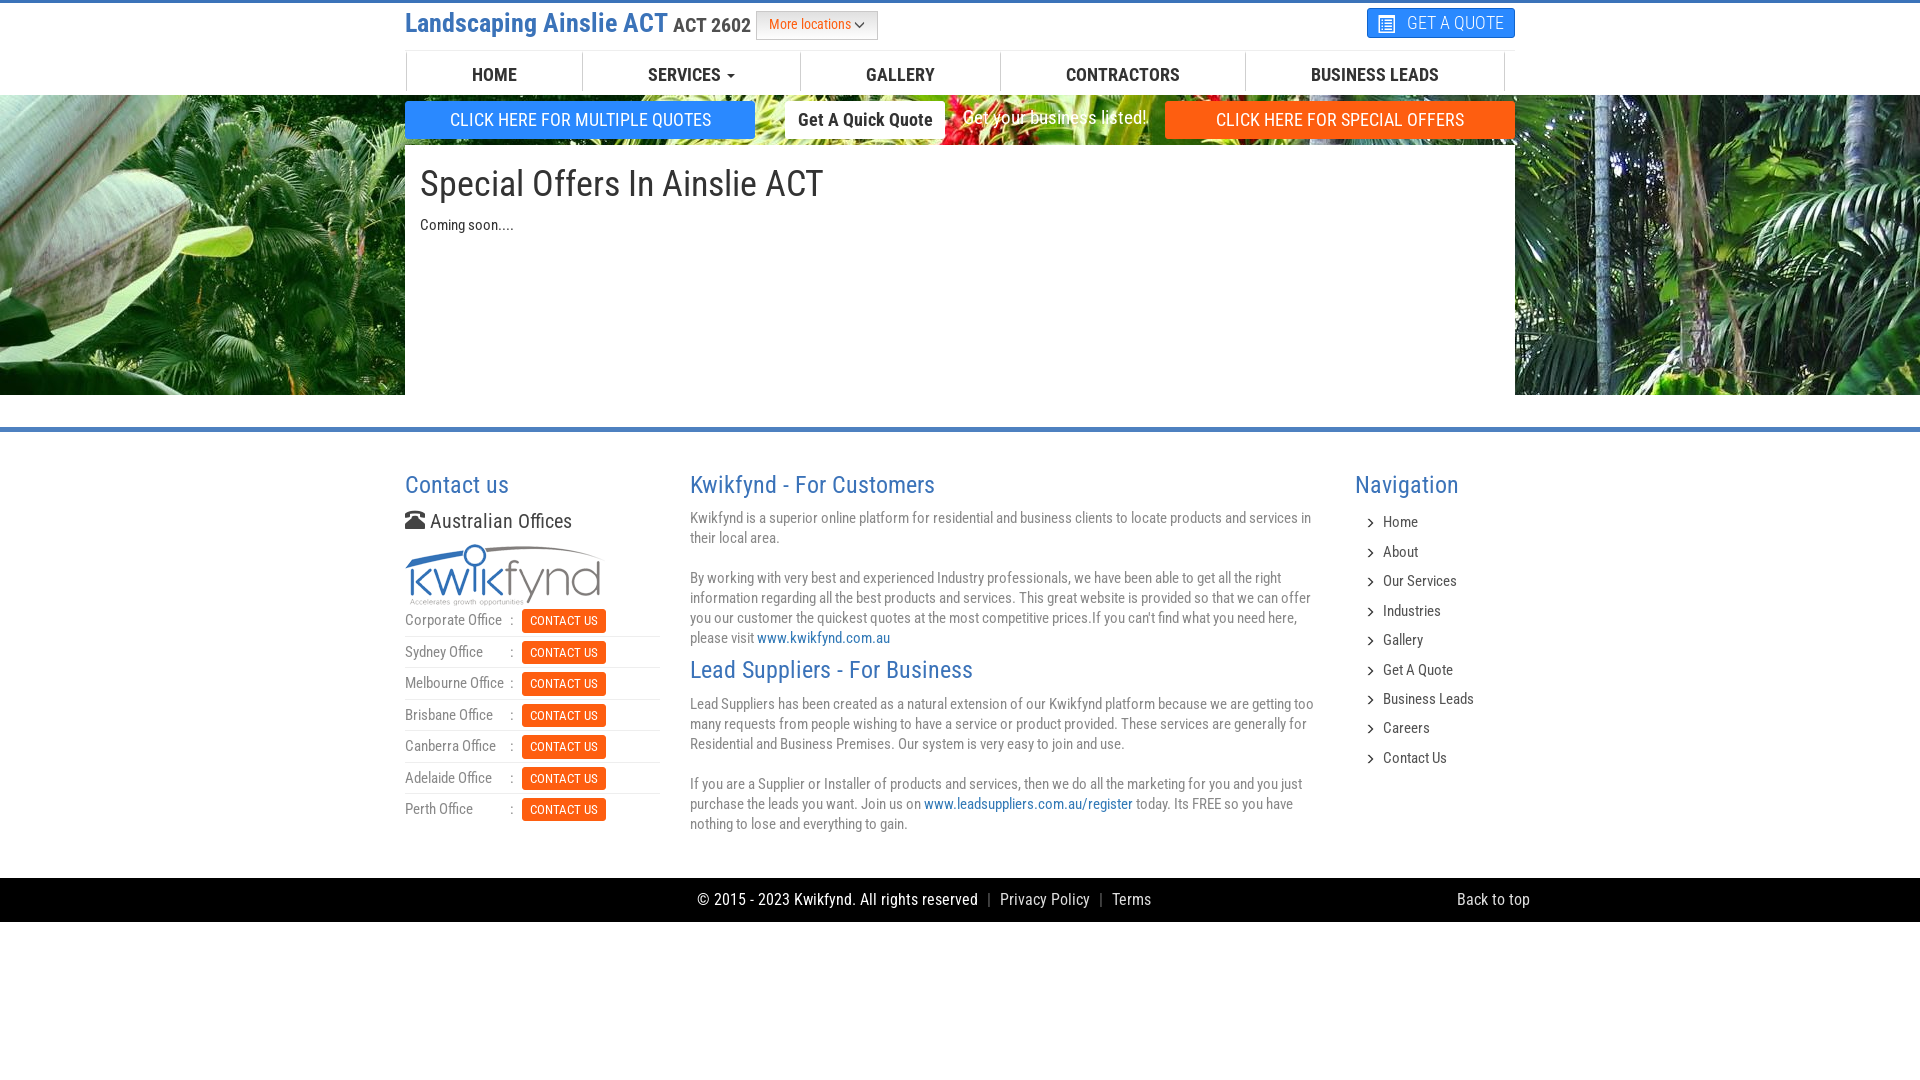 Image resolution: width=1920 pixels, height=1080 pixels. I want to click on 'Landscaping Ainslie ACT ACT 2602', so click(579, 23).